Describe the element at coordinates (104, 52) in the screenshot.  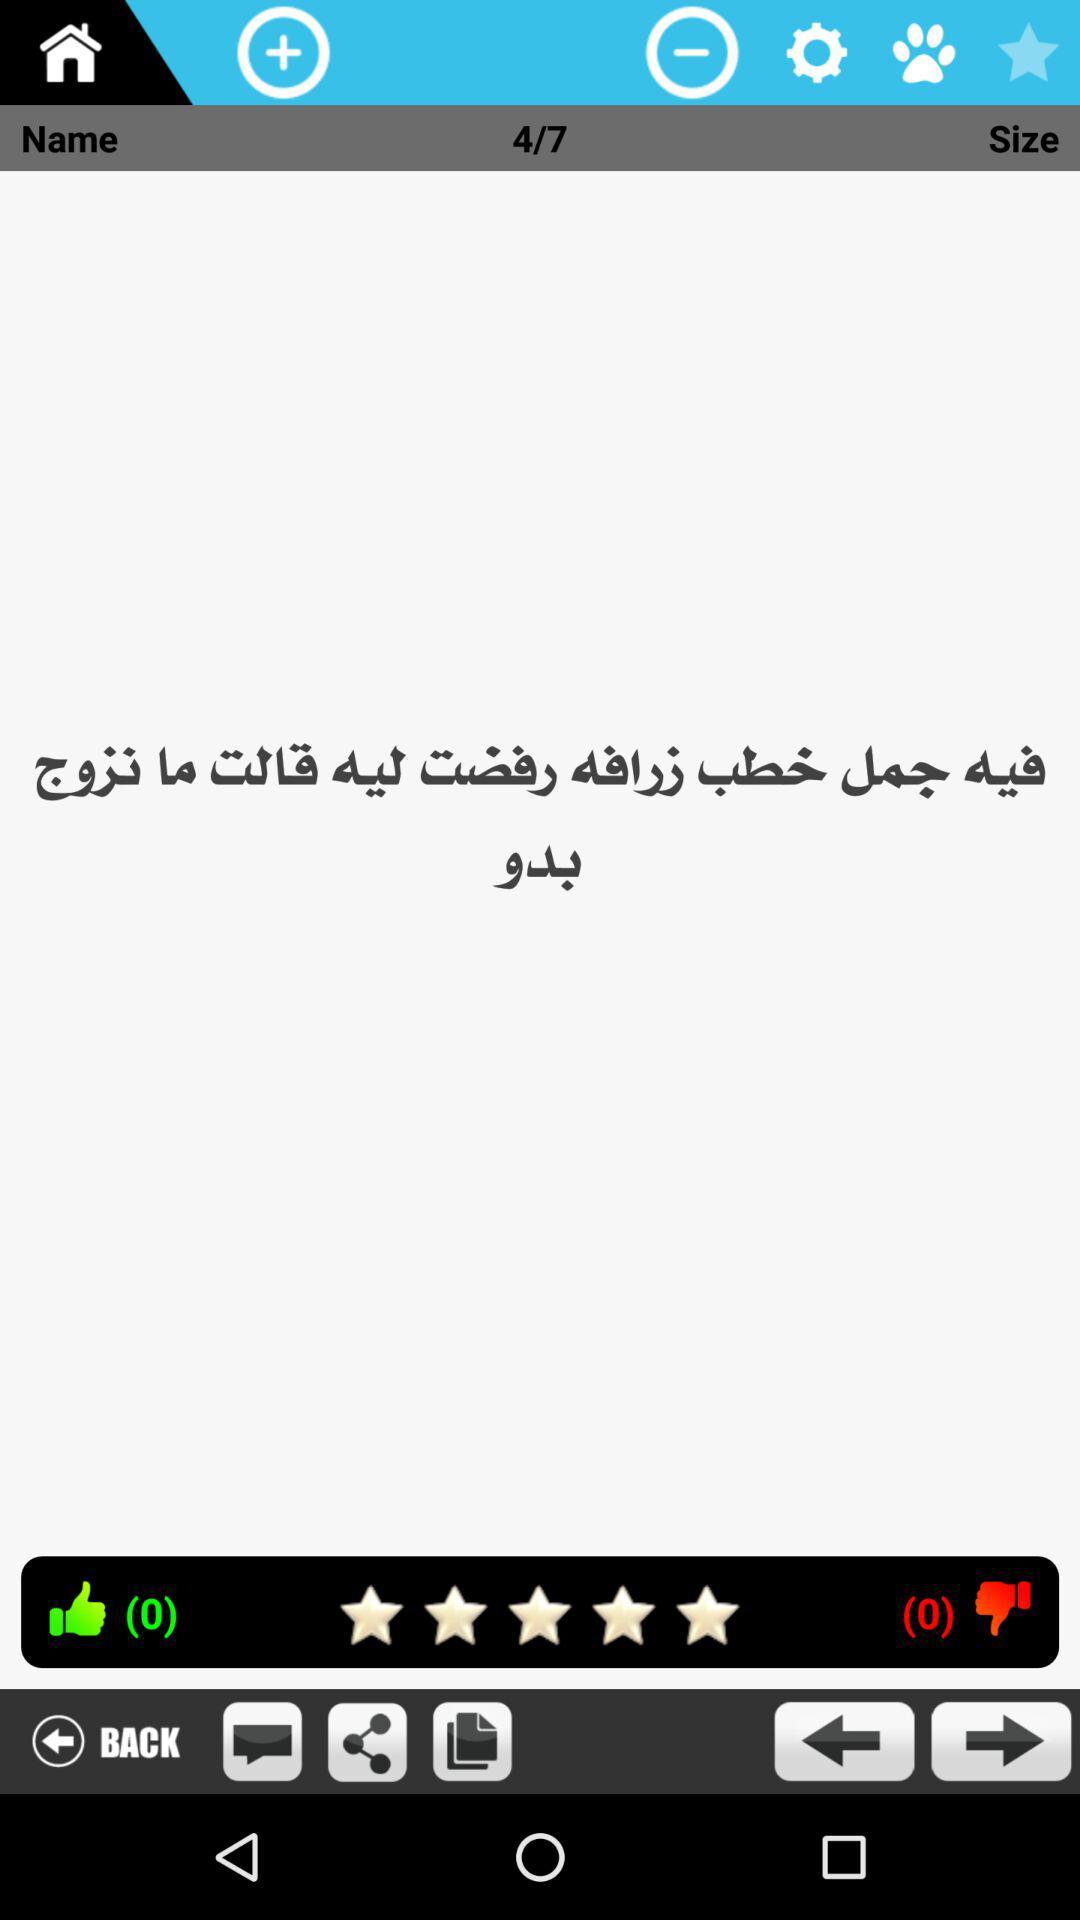
I see `app above name` at that location.